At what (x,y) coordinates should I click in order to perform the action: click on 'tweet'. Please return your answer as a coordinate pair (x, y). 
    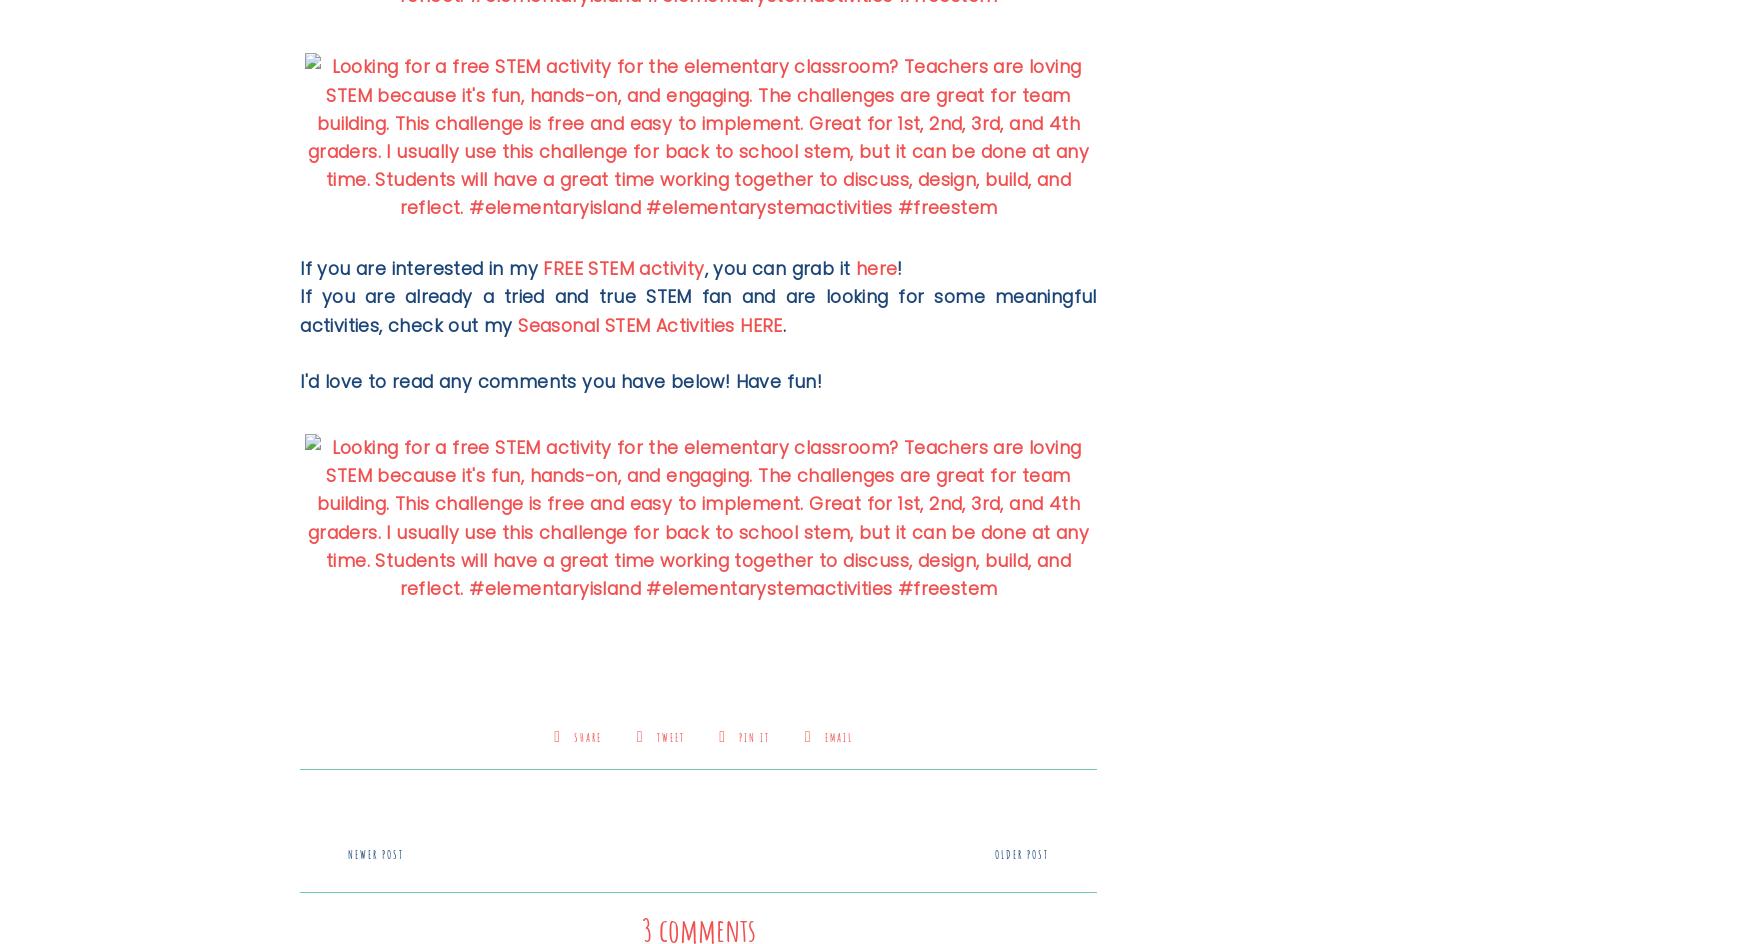
    Looking at the image, I should click on (669, 737).